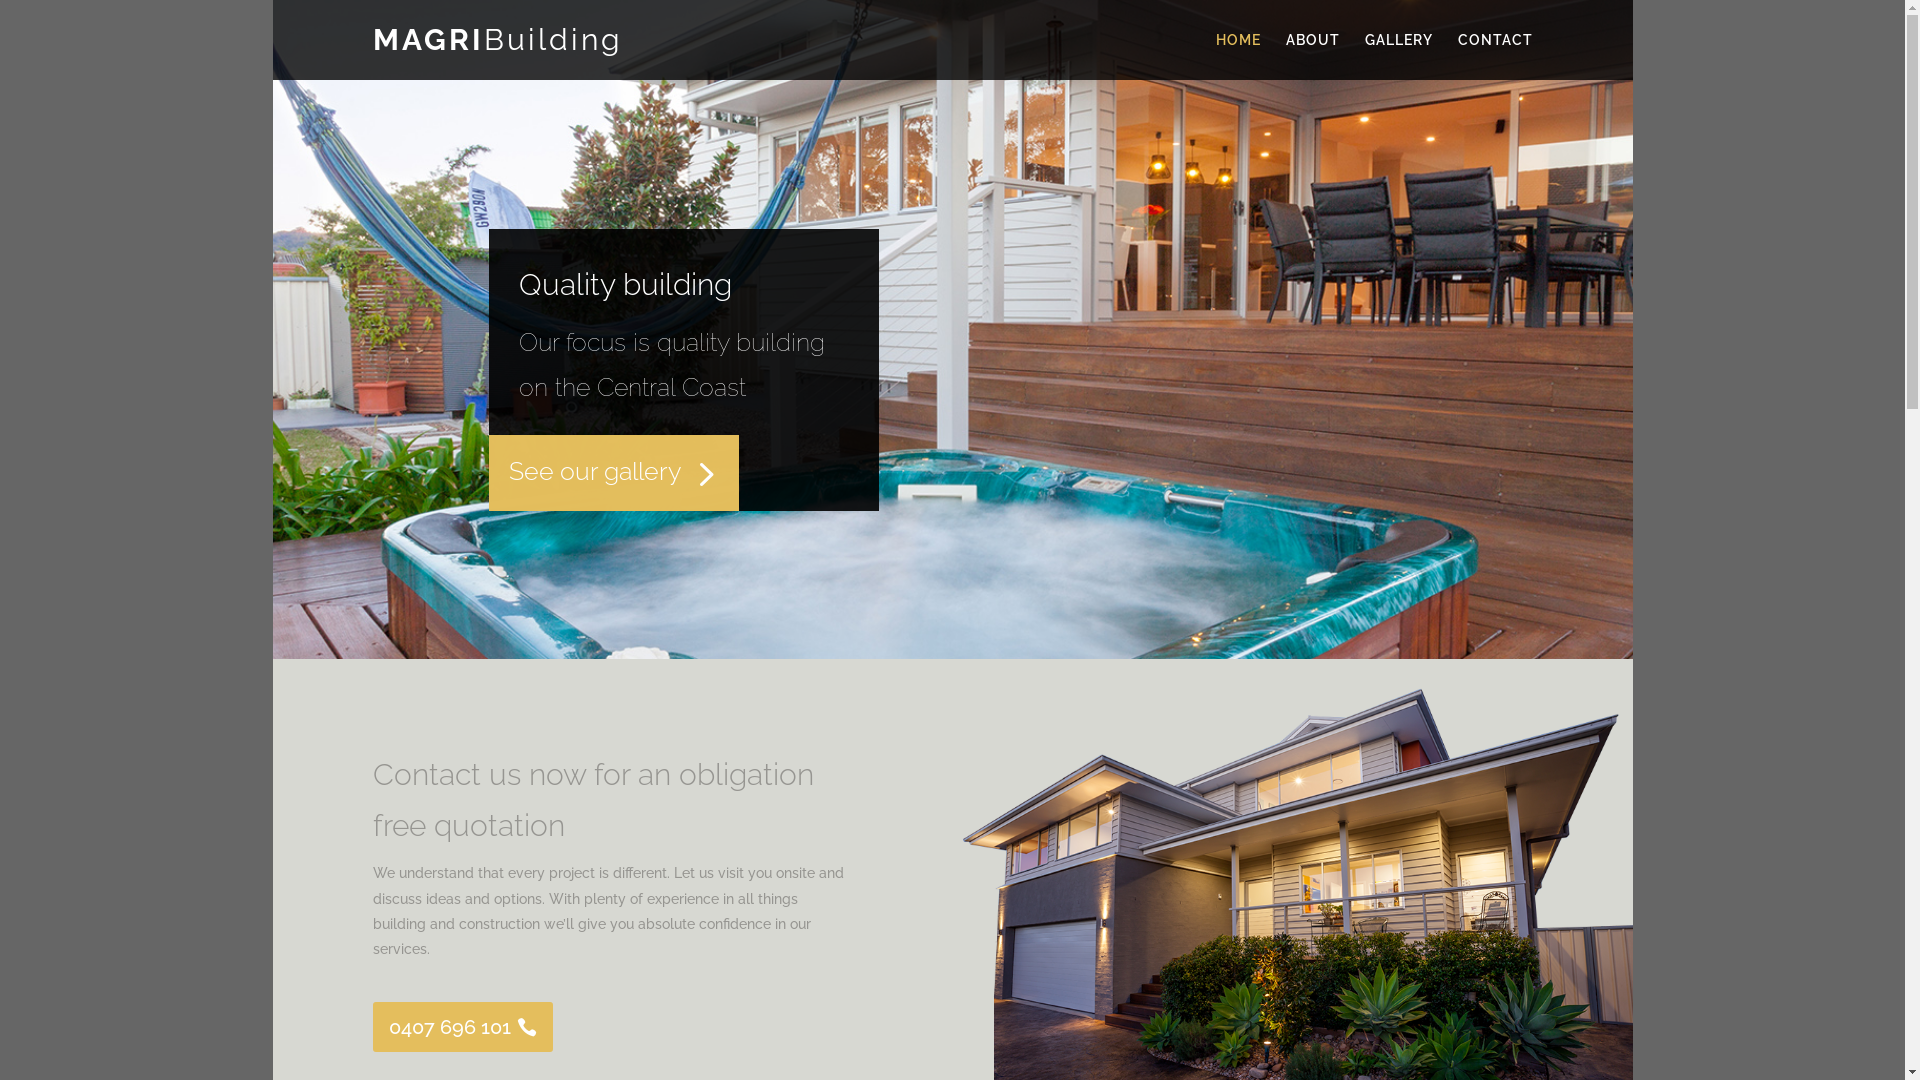 This screenshot has width=1920, height=1080. What do you see at coordinates (460, 1026) in the screenshot?
I see `'0407 696 101'` at bounding box center [460, 1026].